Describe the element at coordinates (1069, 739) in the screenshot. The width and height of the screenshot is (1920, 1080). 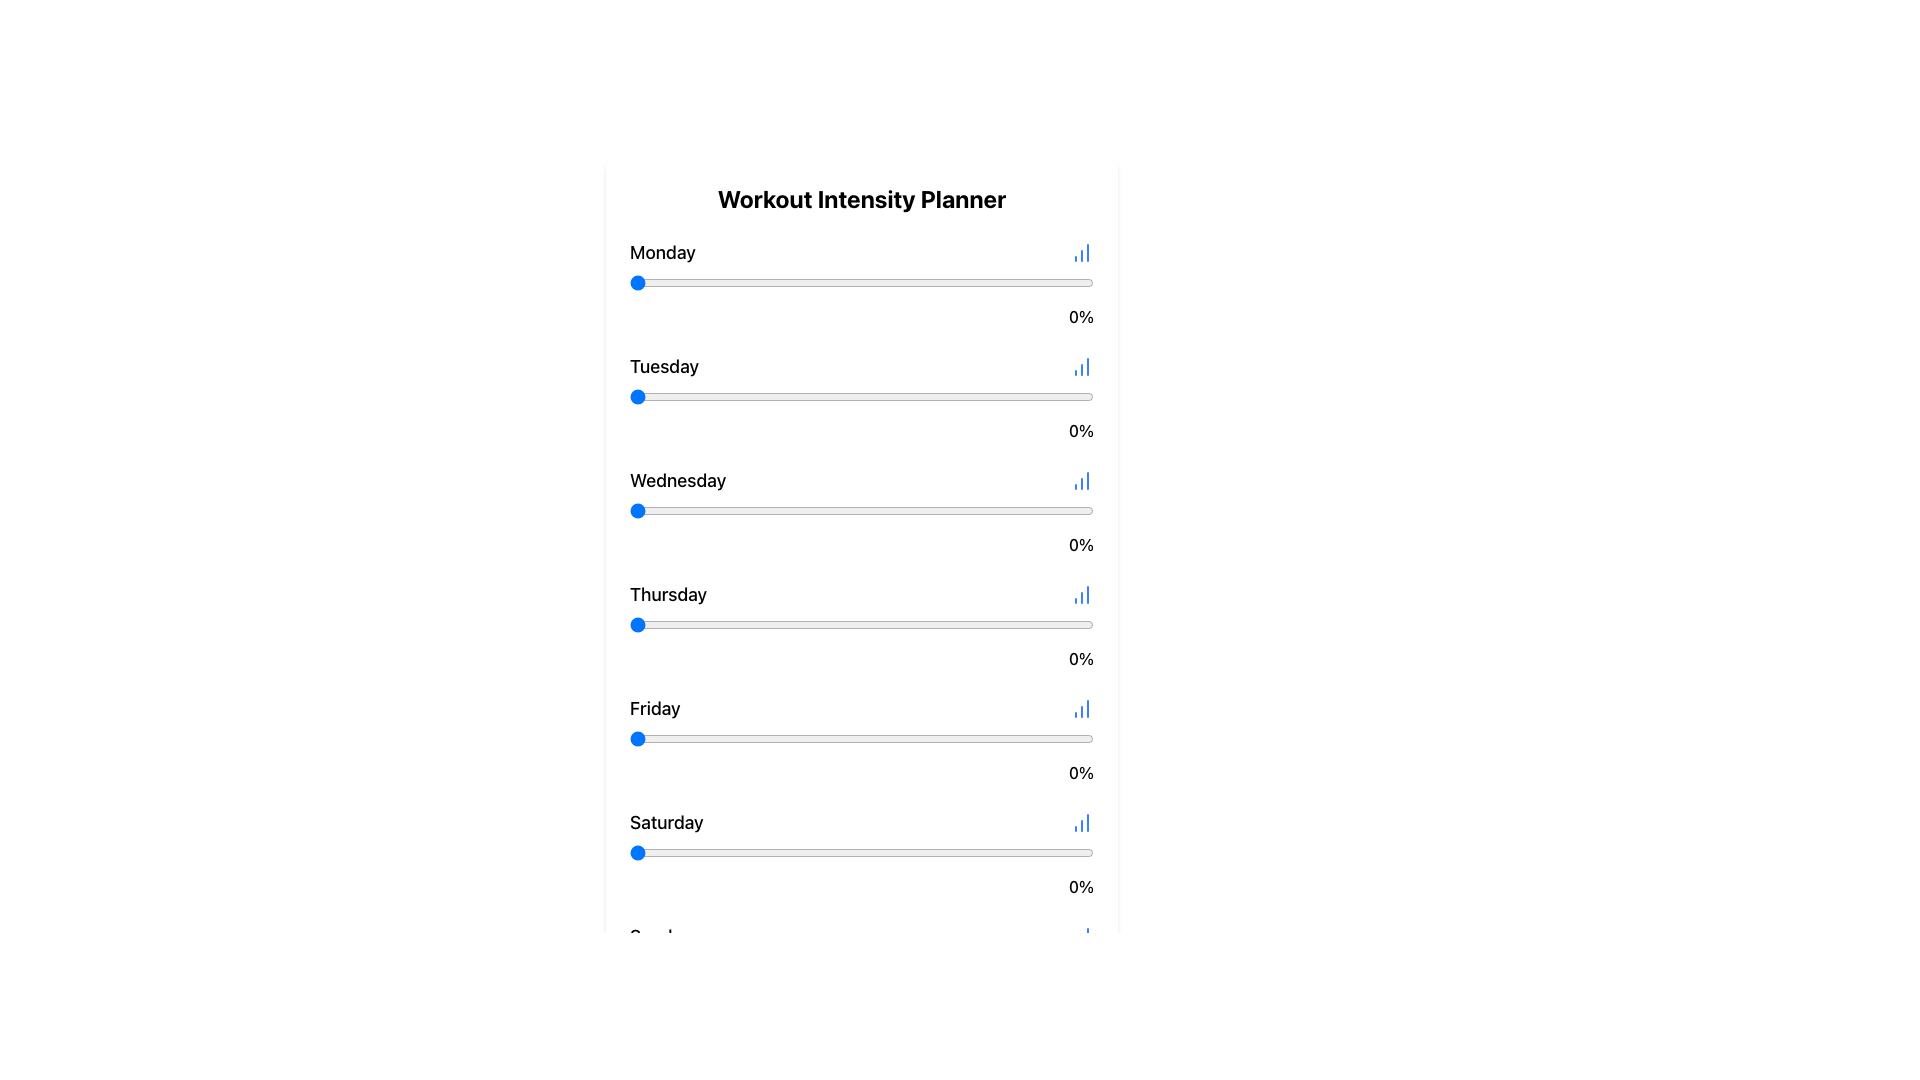
I see `the Friday intensity` at that location.